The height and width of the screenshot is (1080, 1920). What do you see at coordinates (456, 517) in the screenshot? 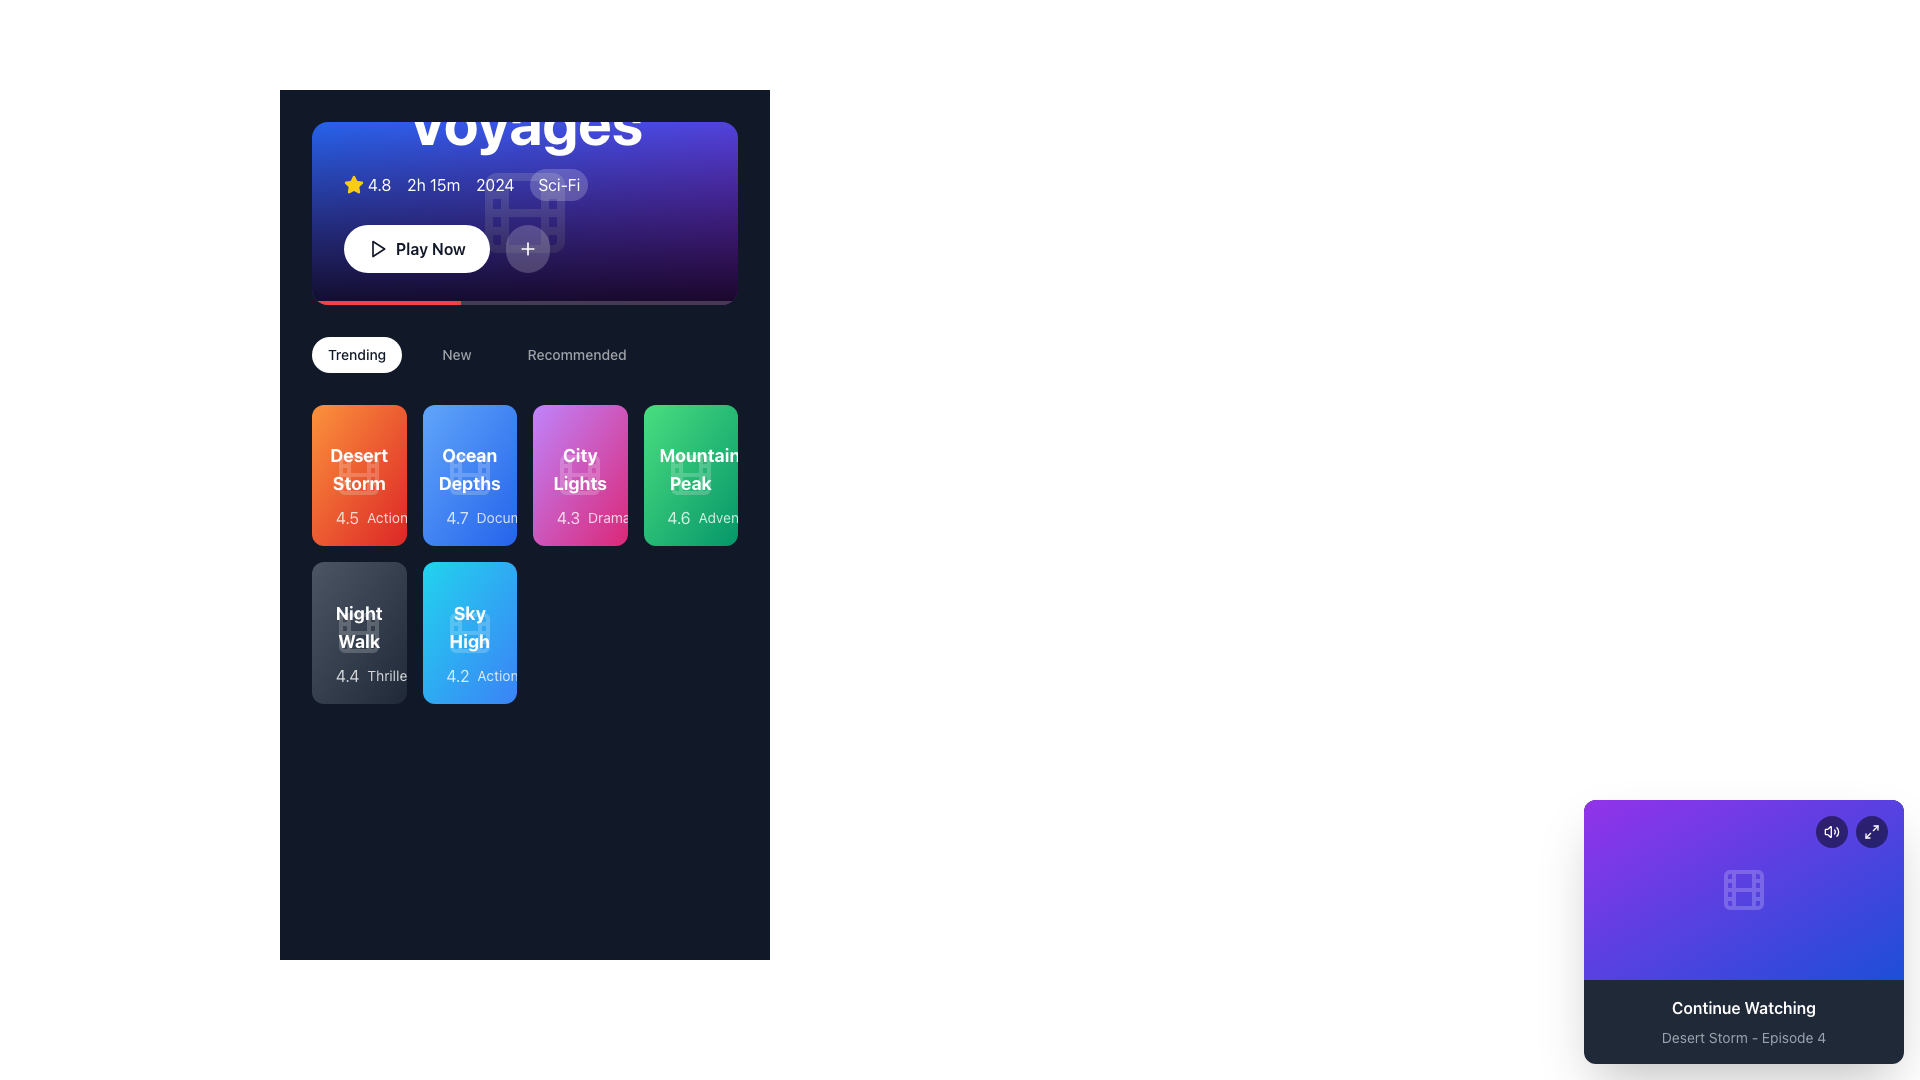
I see `user or critic rating displayed on the text label located in the center-top-right region of the blue card labeled 'Ocean Depths', positioned to the immediate left of the text 'Documentary'` at bounding box center [456, 517].